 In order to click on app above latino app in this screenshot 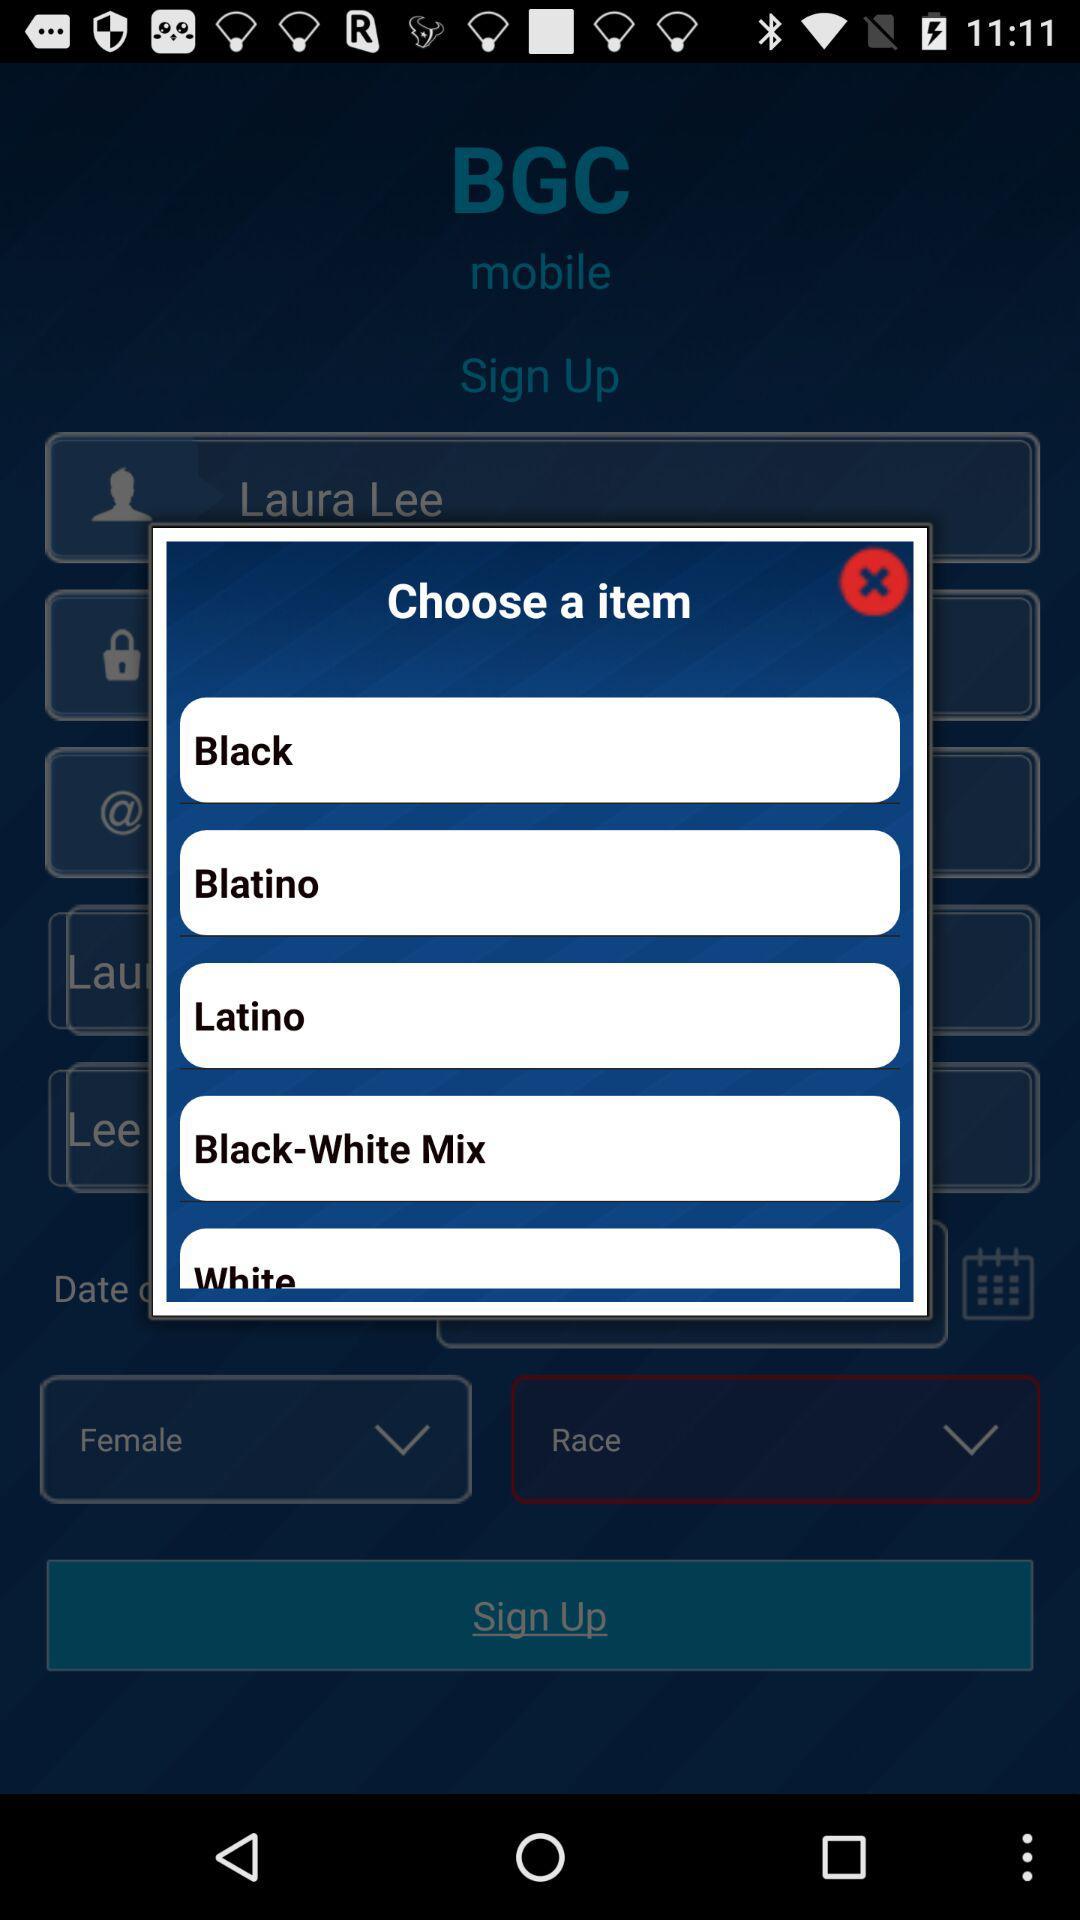, I will do `click(540, 881)`.